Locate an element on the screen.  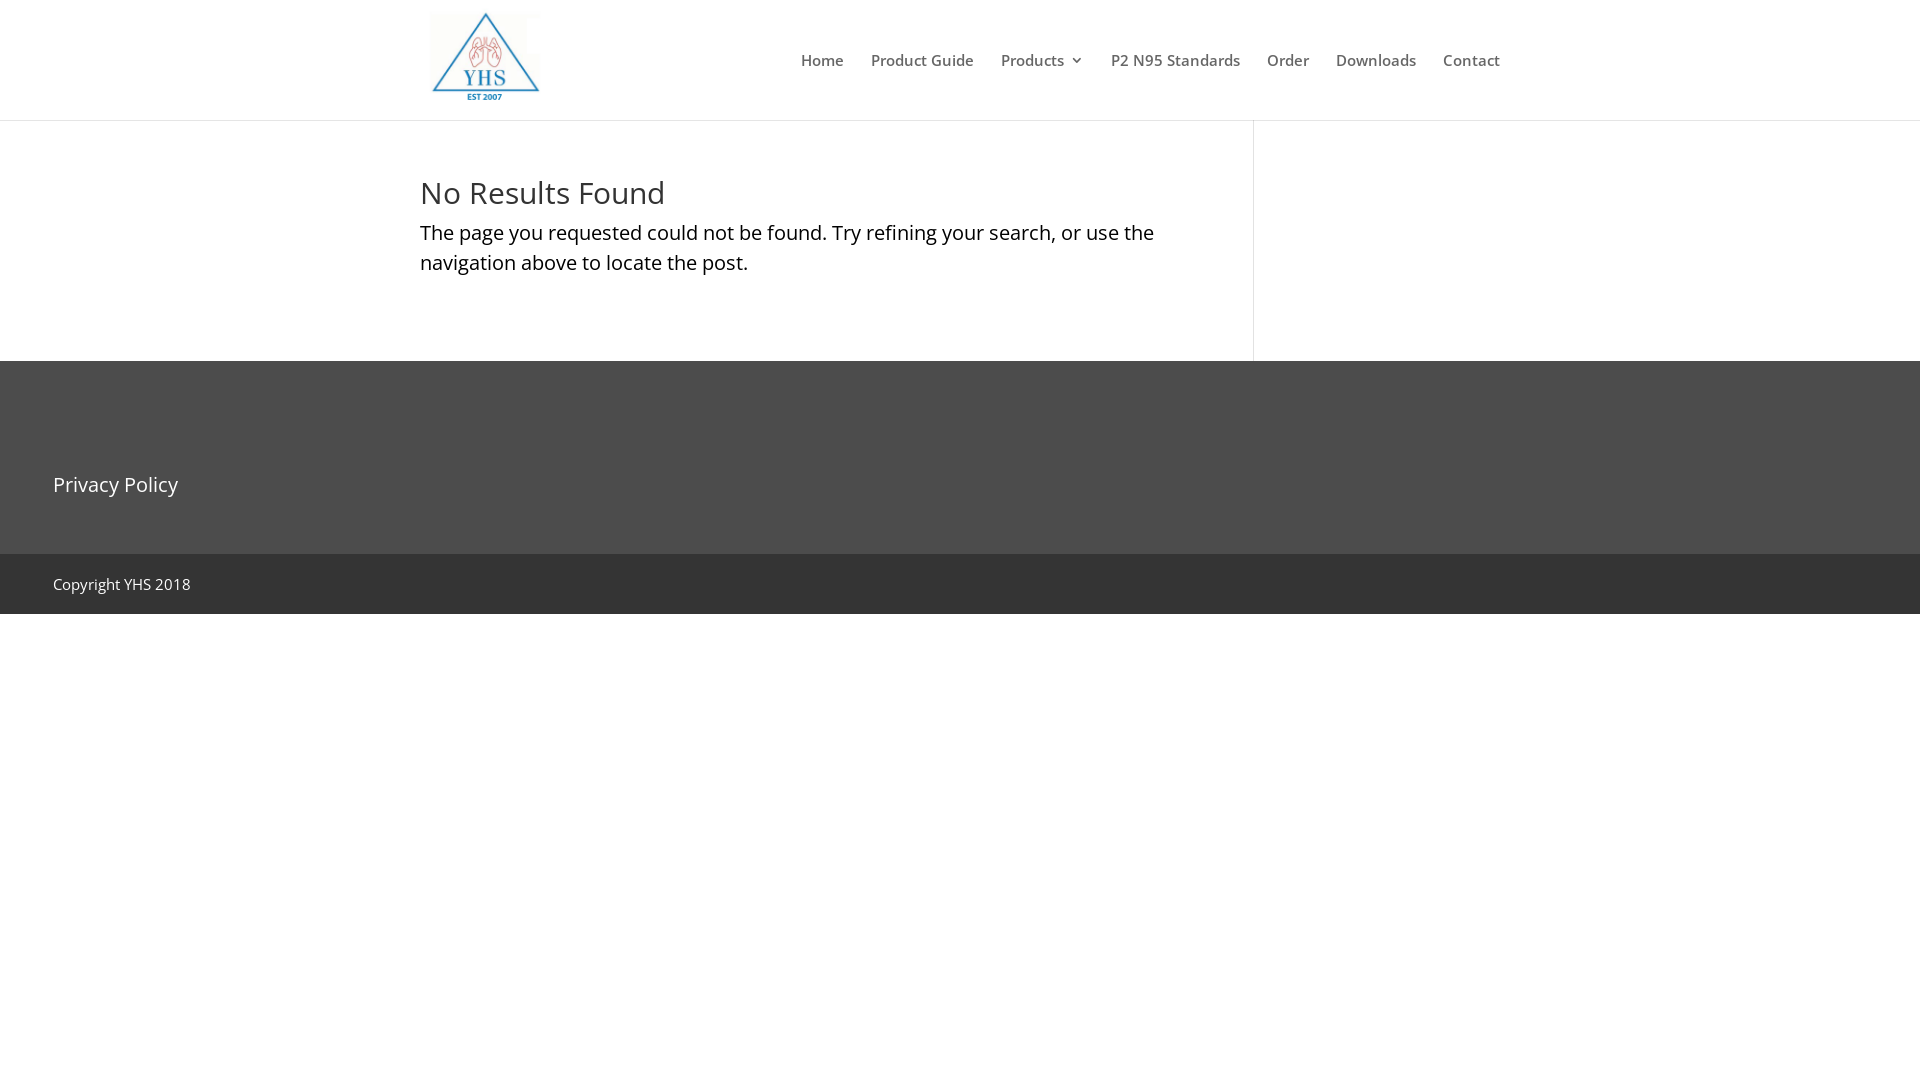
'Products' is located at coordinates (1041, 85).